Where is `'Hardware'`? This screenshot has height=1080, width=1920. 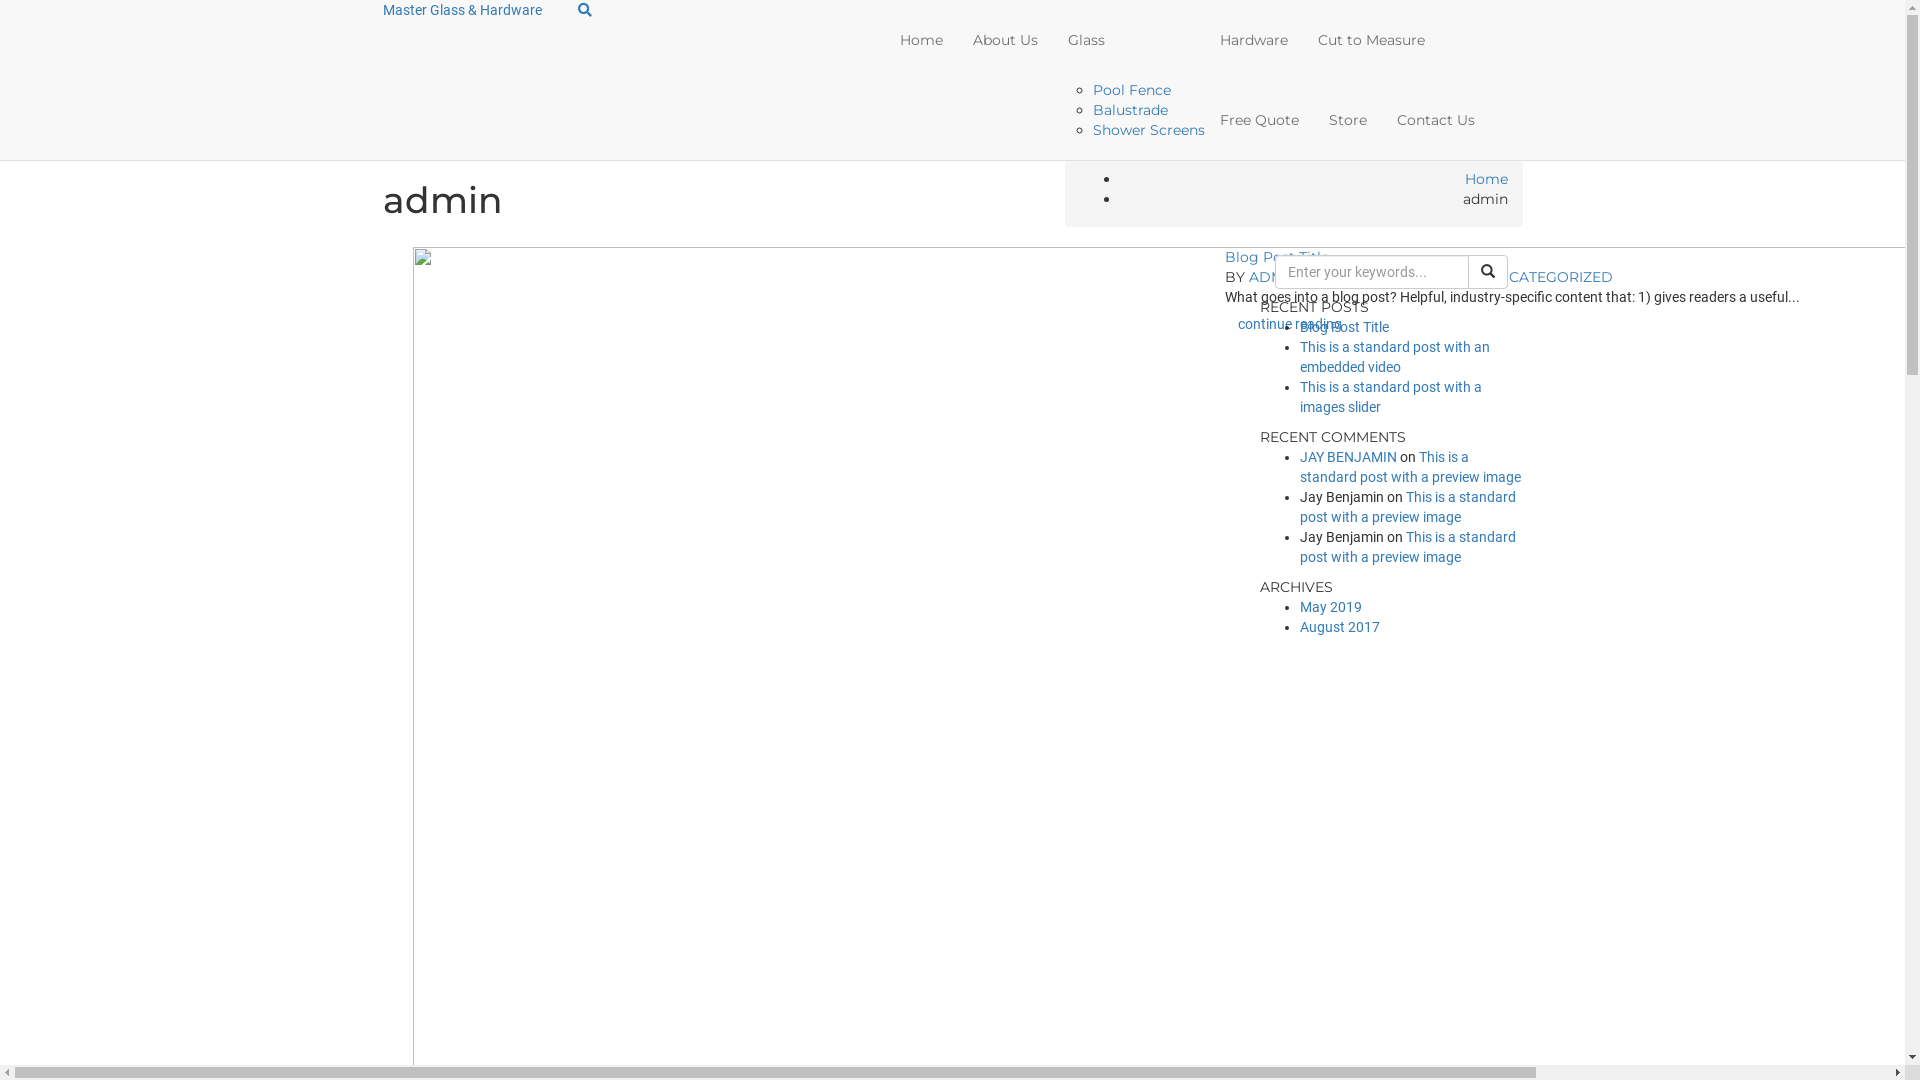 'Hardware' is located at coordinates (1203, 39).